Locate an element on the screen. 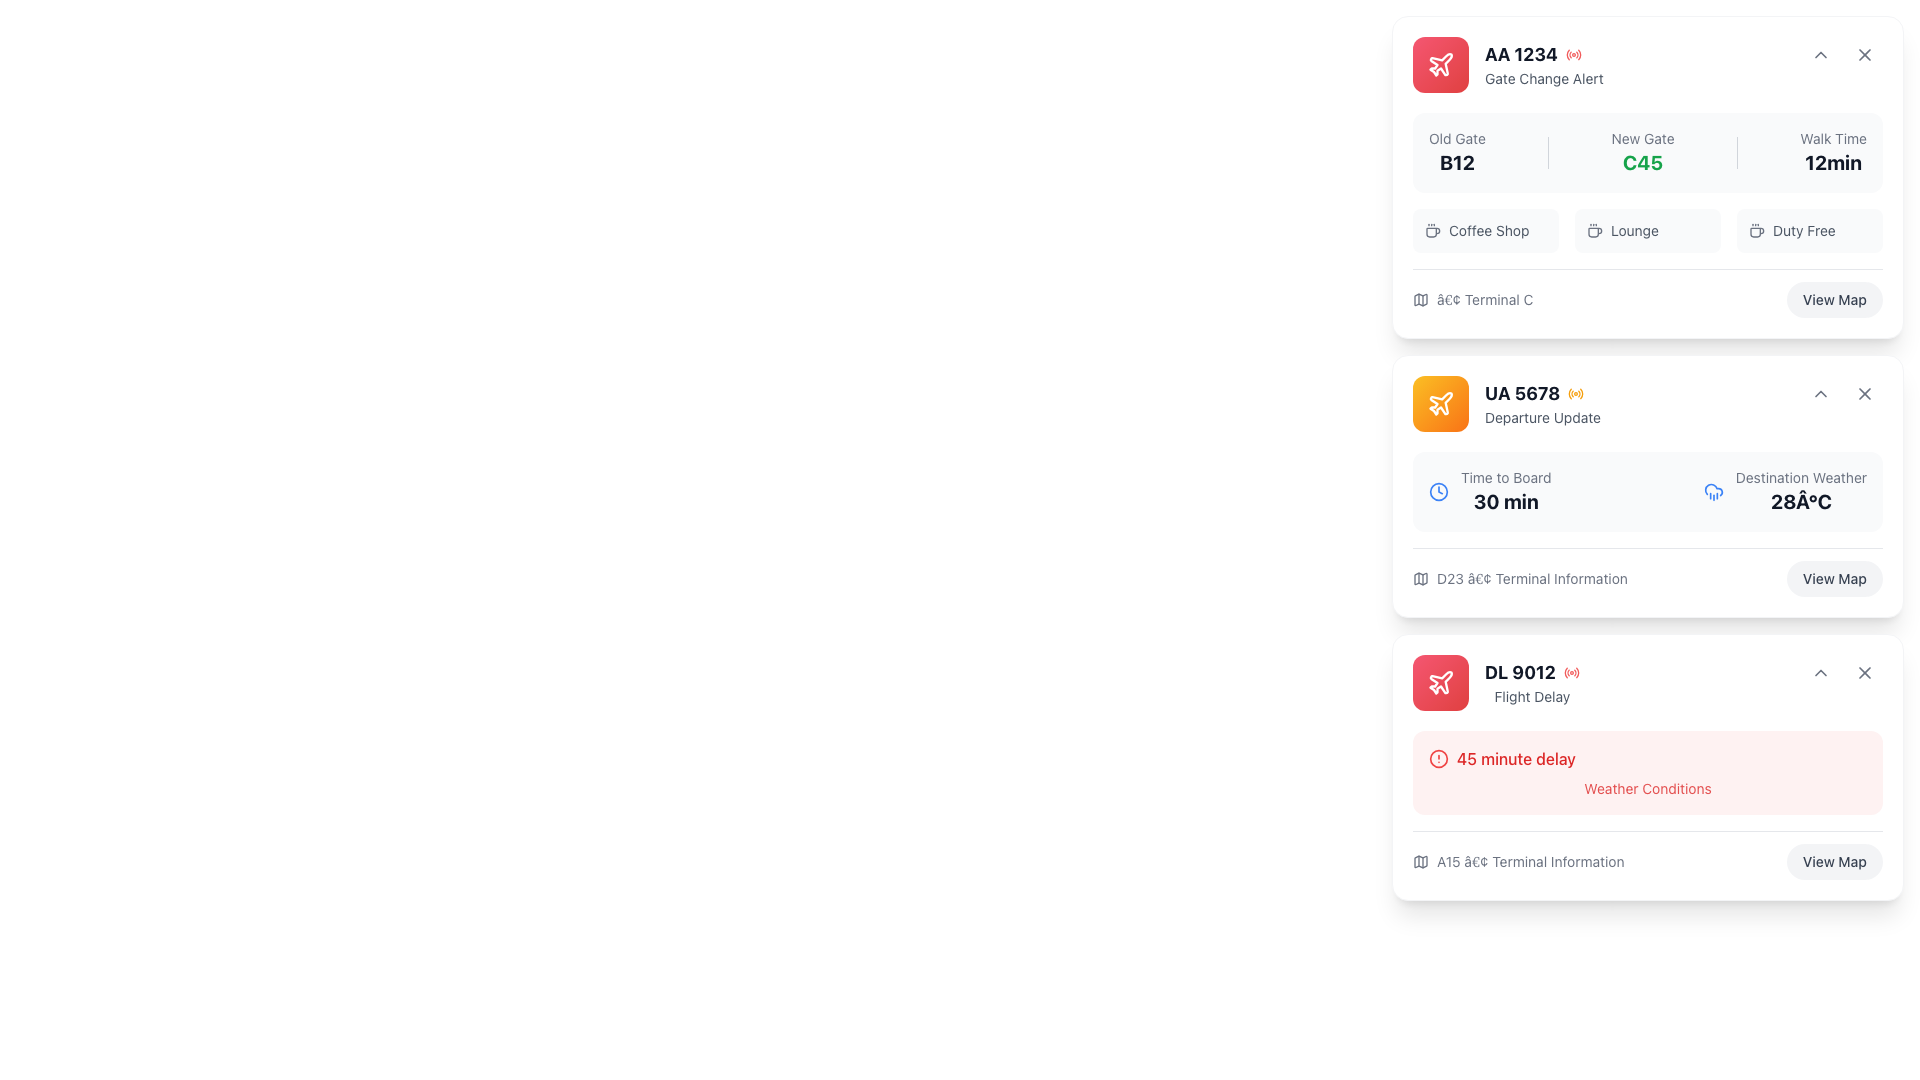 The image size is (1920, 1080). the button located in the bottom right corner of the first flight information card is located at coordinates (1834, 300).